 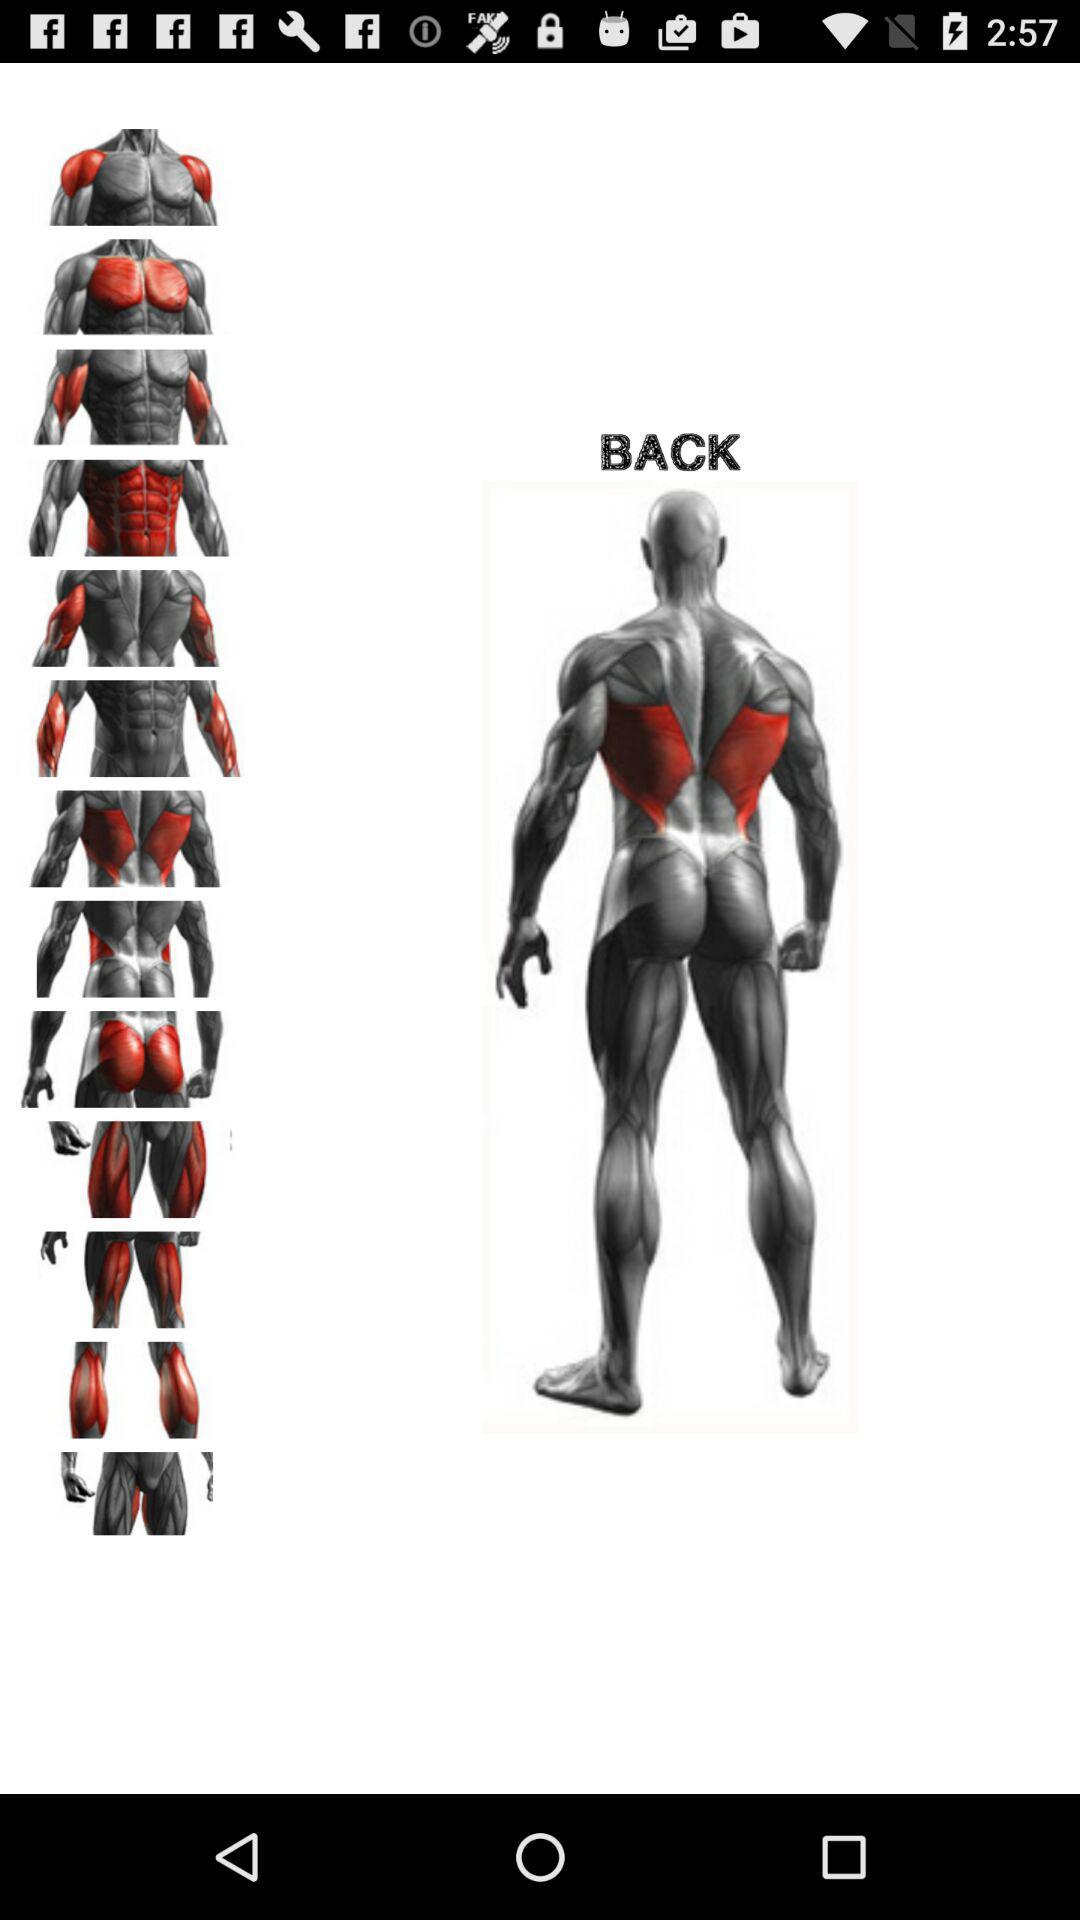 I want to click on picture, so click(x=131, y=1272).